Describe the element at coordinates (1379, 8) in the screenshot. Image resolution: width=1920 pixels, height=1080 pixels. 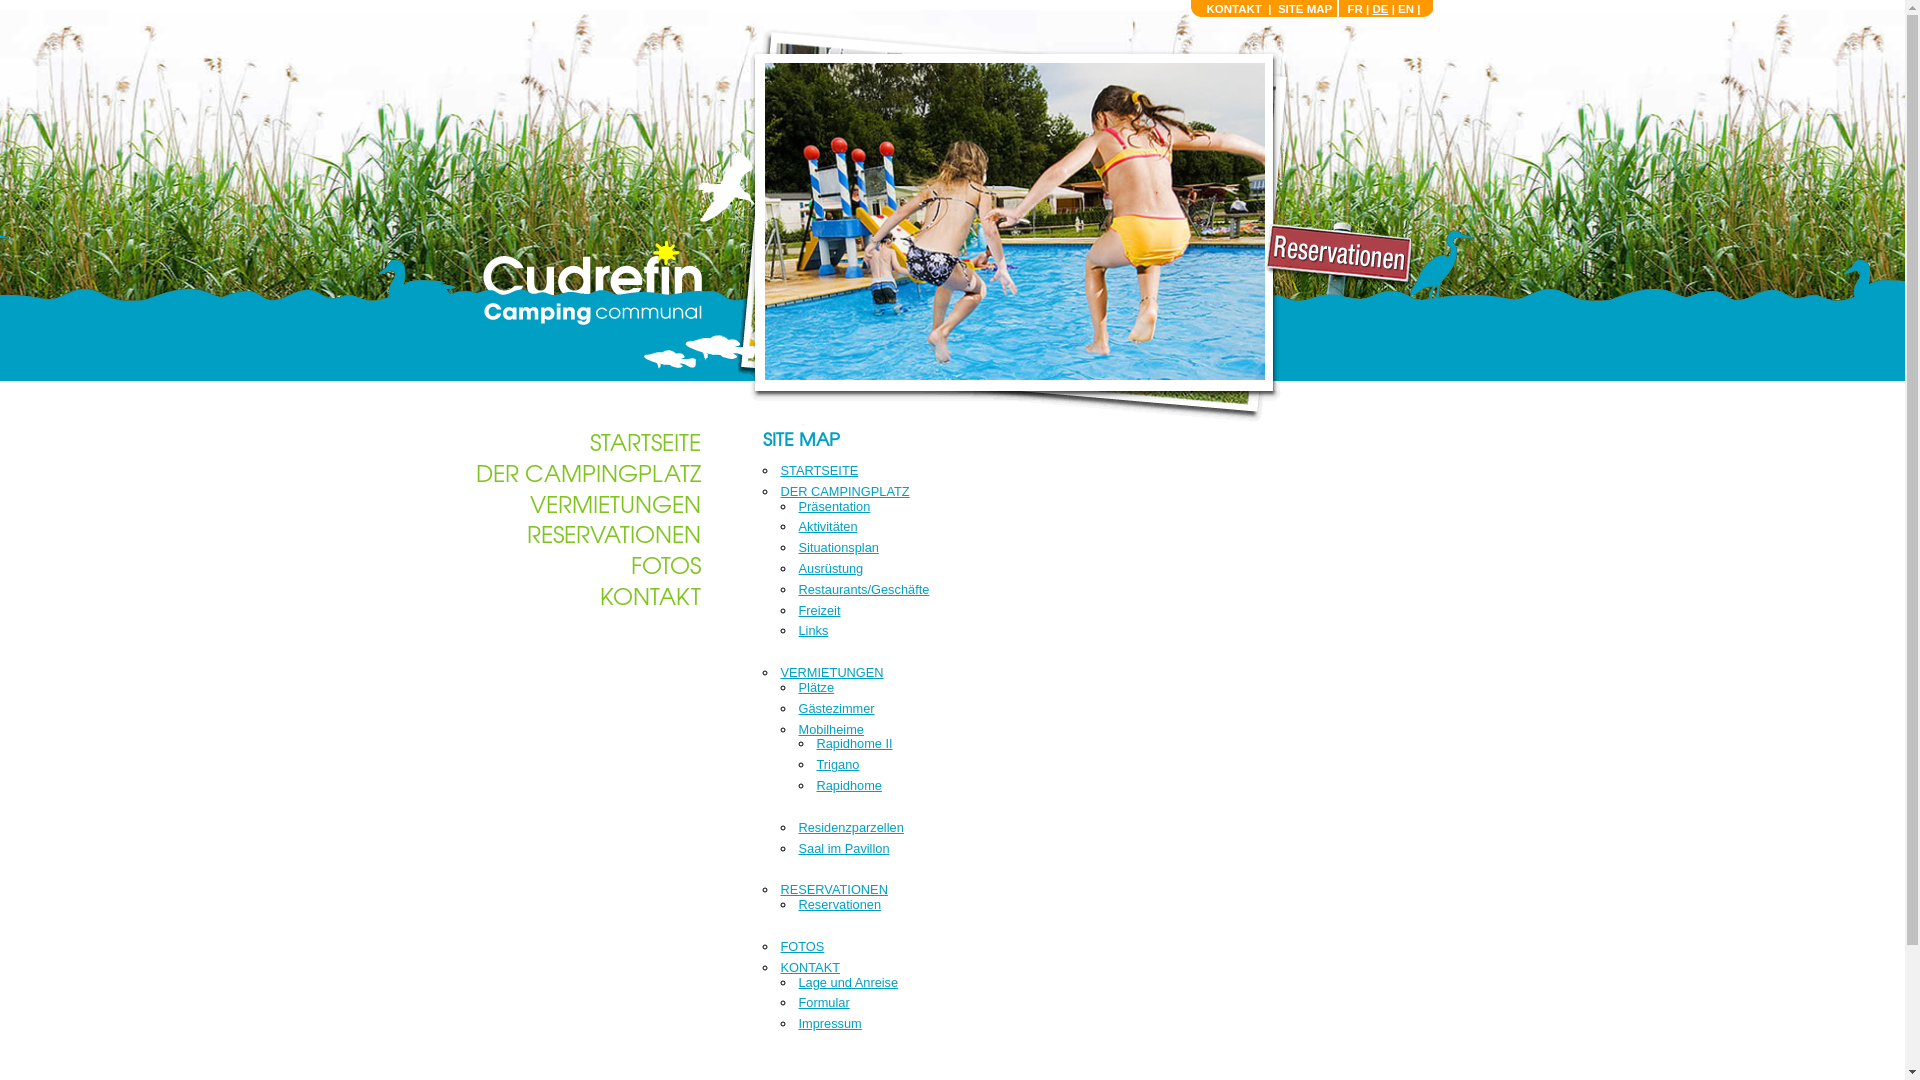
I see `'DE'` at that location.